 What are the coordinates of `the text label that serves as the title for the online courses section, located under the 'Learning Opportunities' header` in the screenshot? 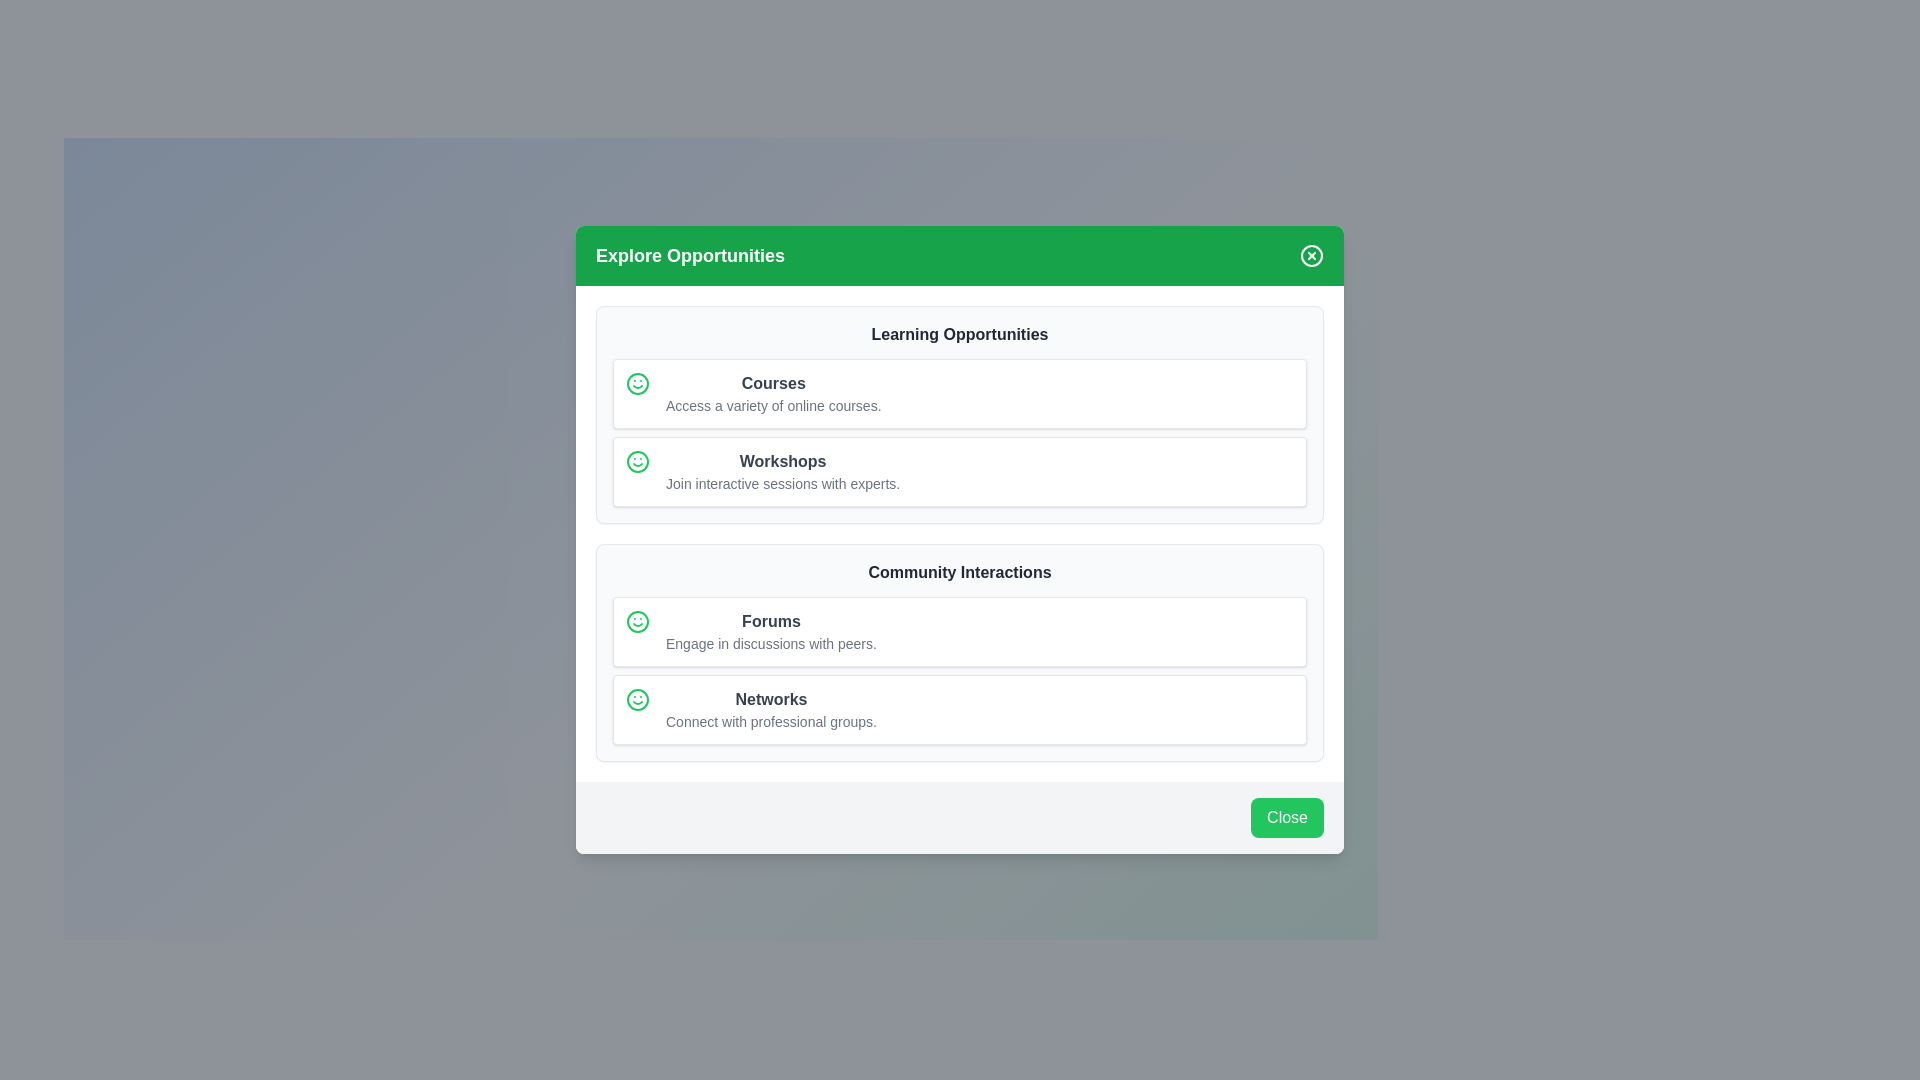 It's located at (772, 384).